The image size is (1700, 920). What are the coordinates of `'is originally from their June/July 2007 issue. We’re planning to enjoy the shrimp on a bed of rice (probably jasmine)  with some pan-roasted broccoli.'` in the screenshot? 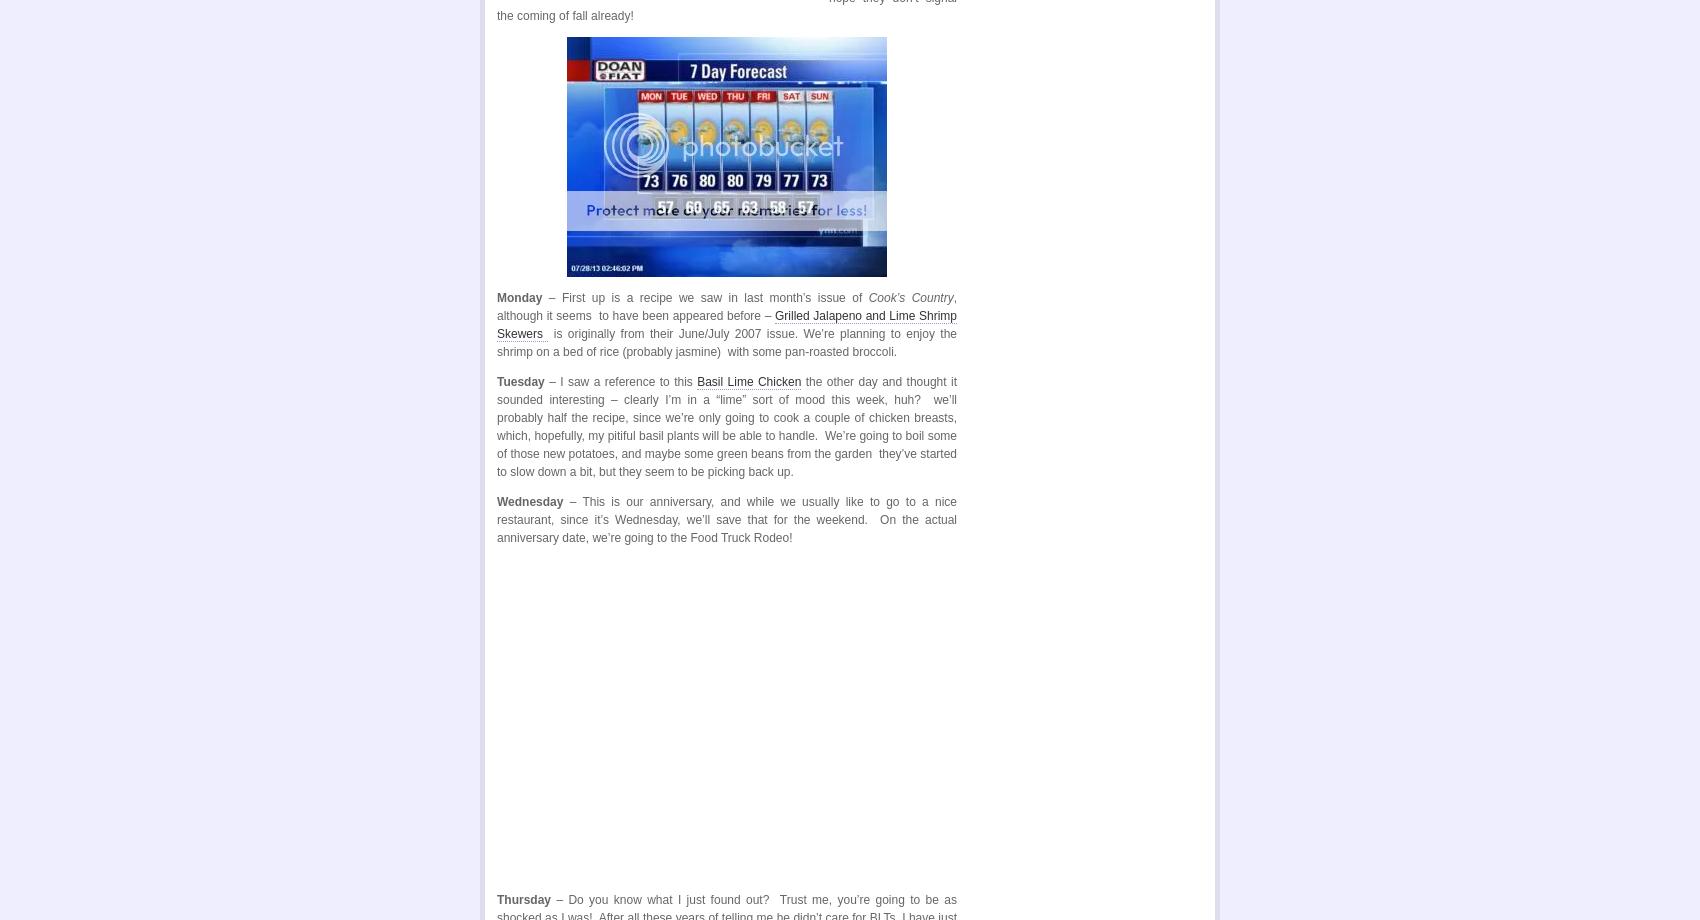 It's located at (726, 342).